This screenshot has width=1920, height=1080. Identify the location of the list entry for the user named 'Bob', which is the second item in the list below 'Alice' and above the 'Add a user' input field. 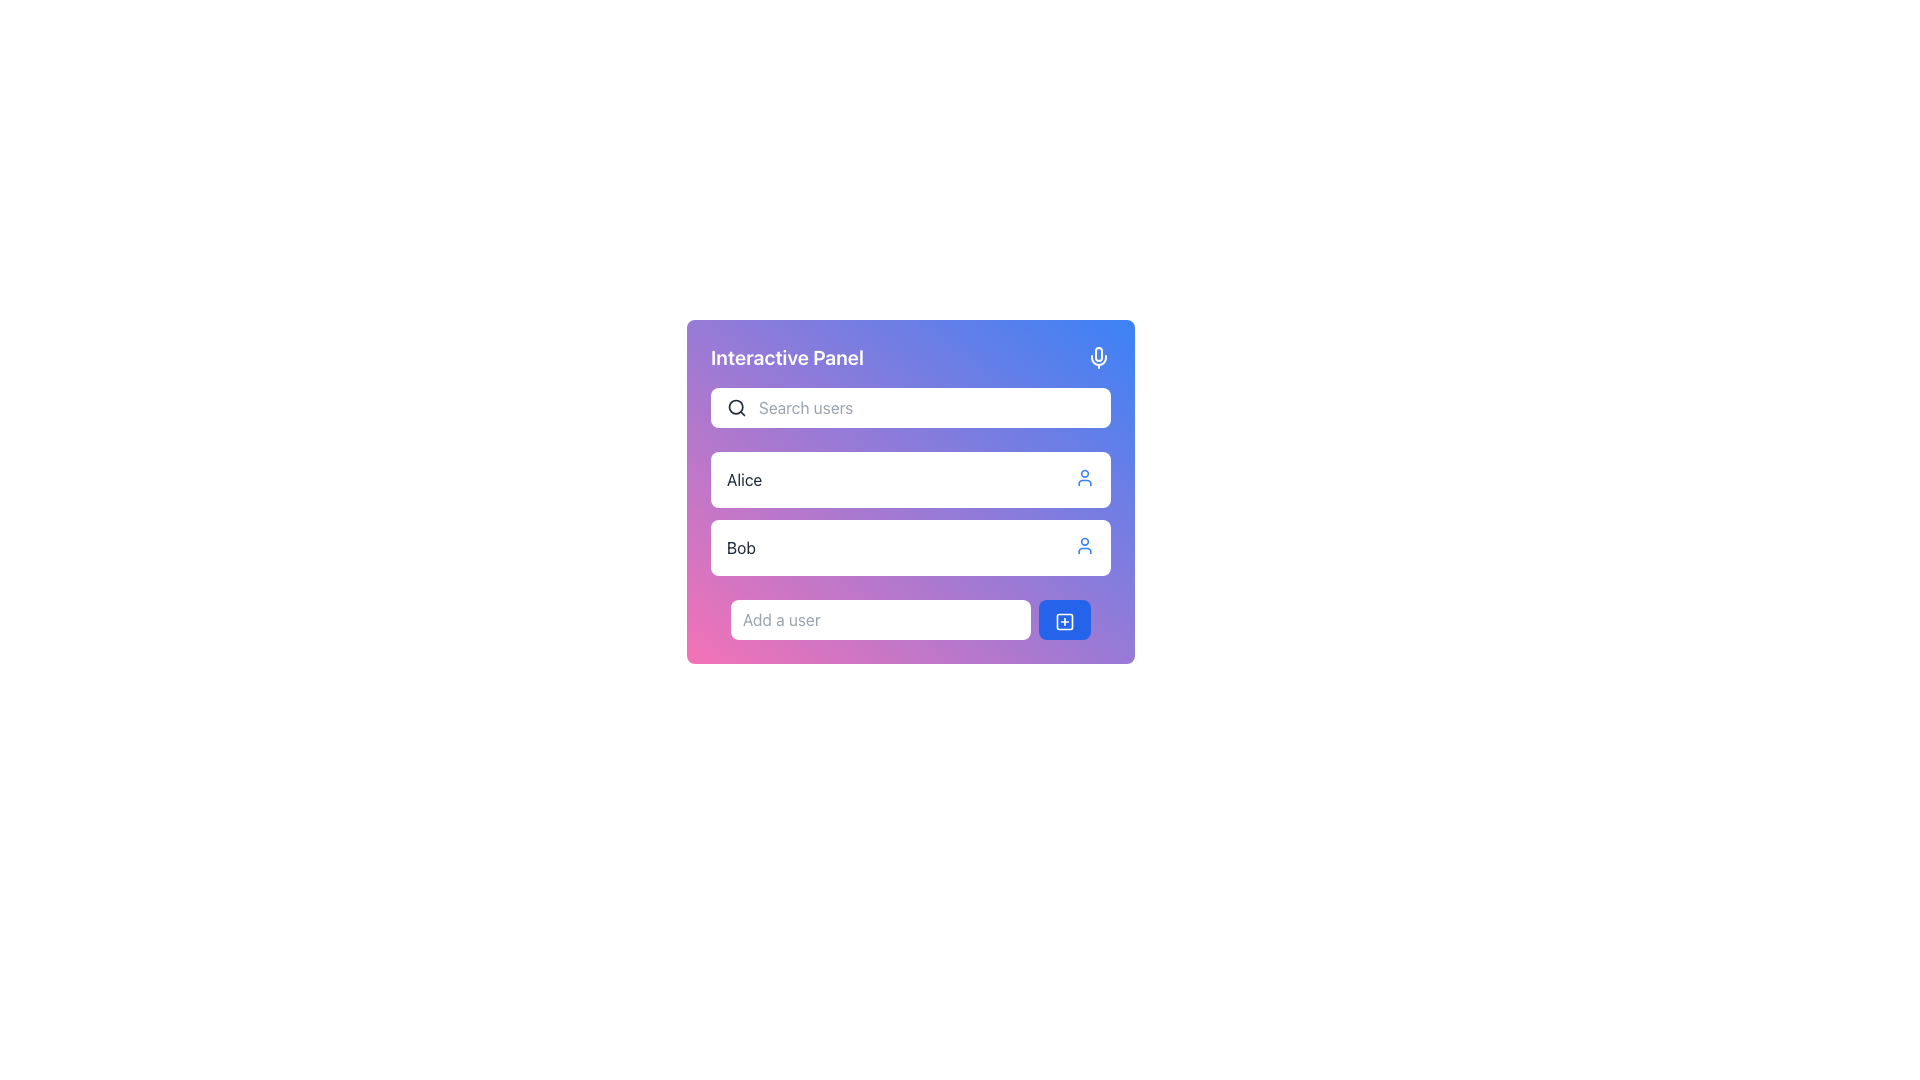
(910, 547).